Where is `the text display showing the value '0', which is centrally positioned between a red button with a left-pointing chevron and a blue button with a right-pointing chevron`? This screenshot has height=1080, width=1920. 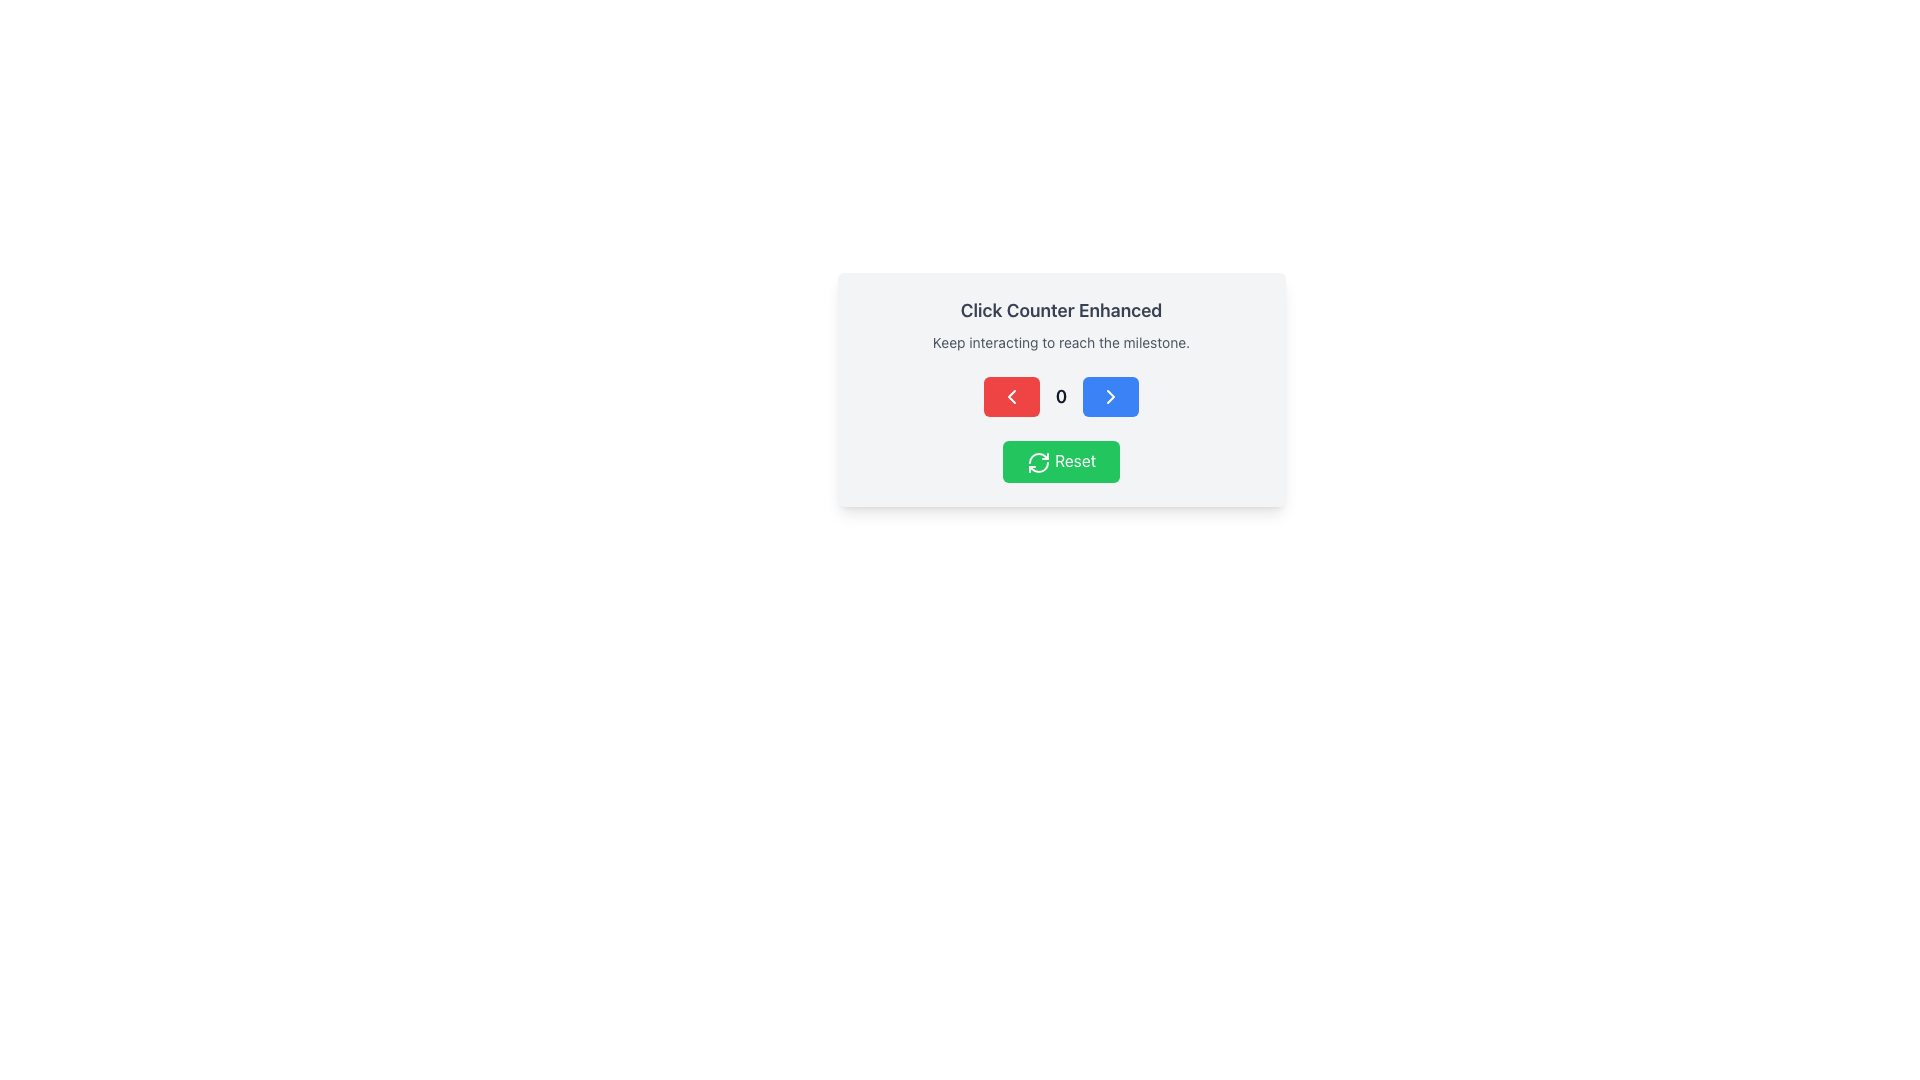
the text display showing the value '0', which is centrally positioned between a red button with a left-pointing chevron and a blue button with a right-pointing chevron is located at coordinates (1060, 397).